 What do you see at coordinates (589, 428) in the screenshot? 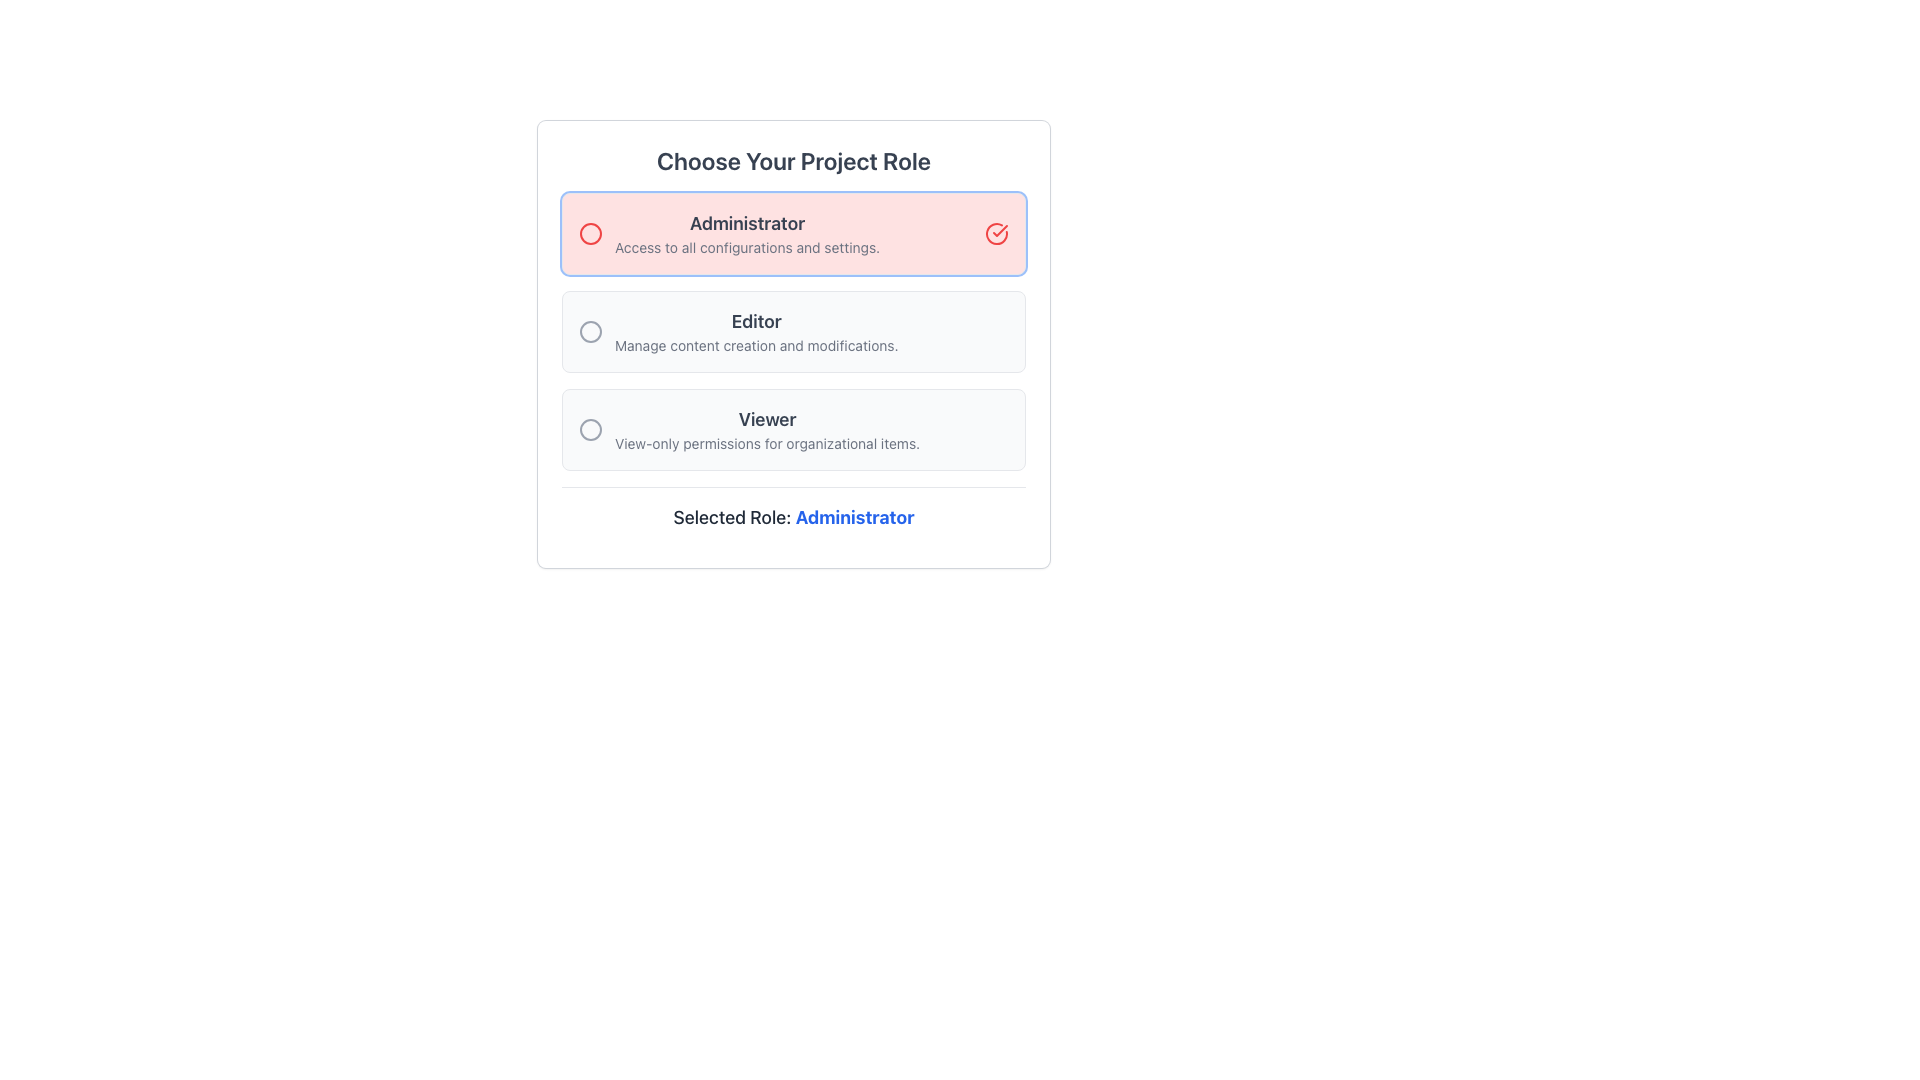
I see `the circular gray outlined icon located in the bottommost section of the role selection interface, just before the 'Viewer' label` at bounding box center [589, 428].